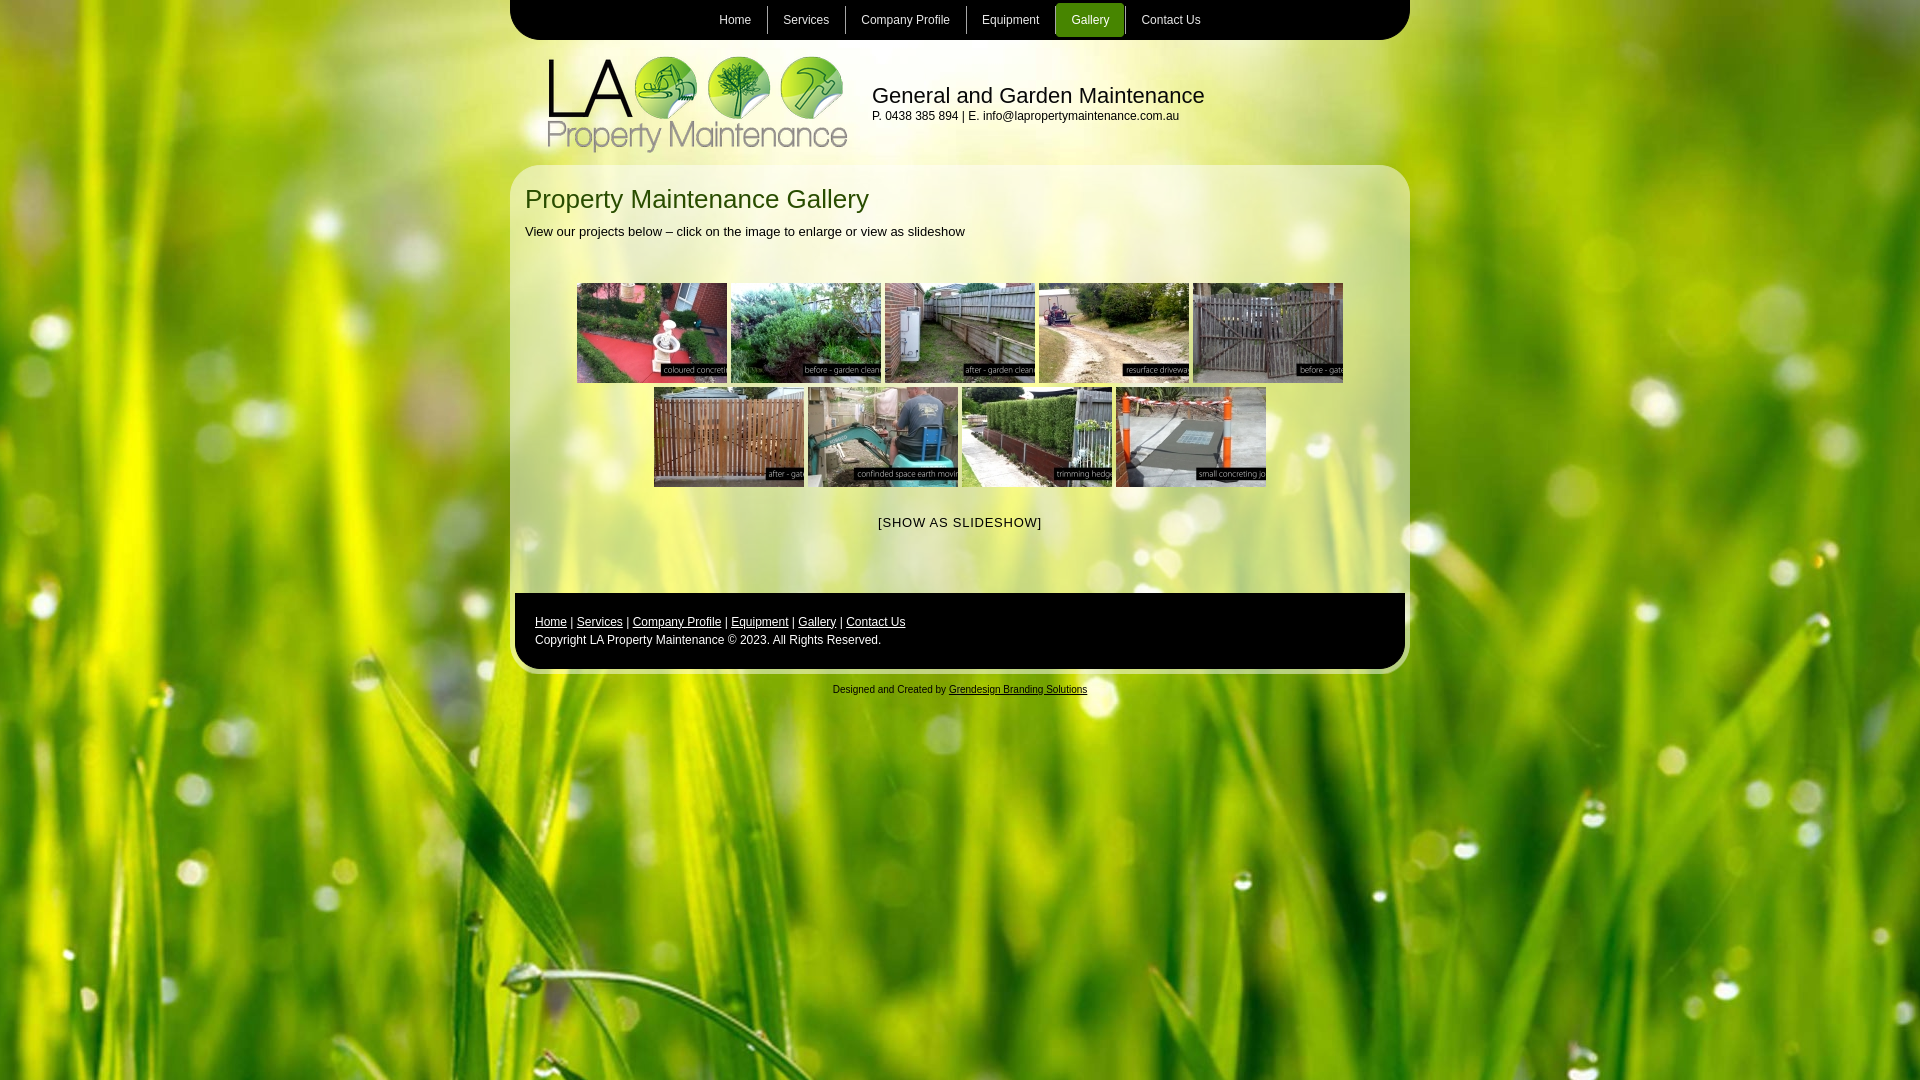 The height and width of the screenshot is (1080, 1920). Describe the element at coordinates (806, 19) in the screenshot. I see `'Services'` at that location.